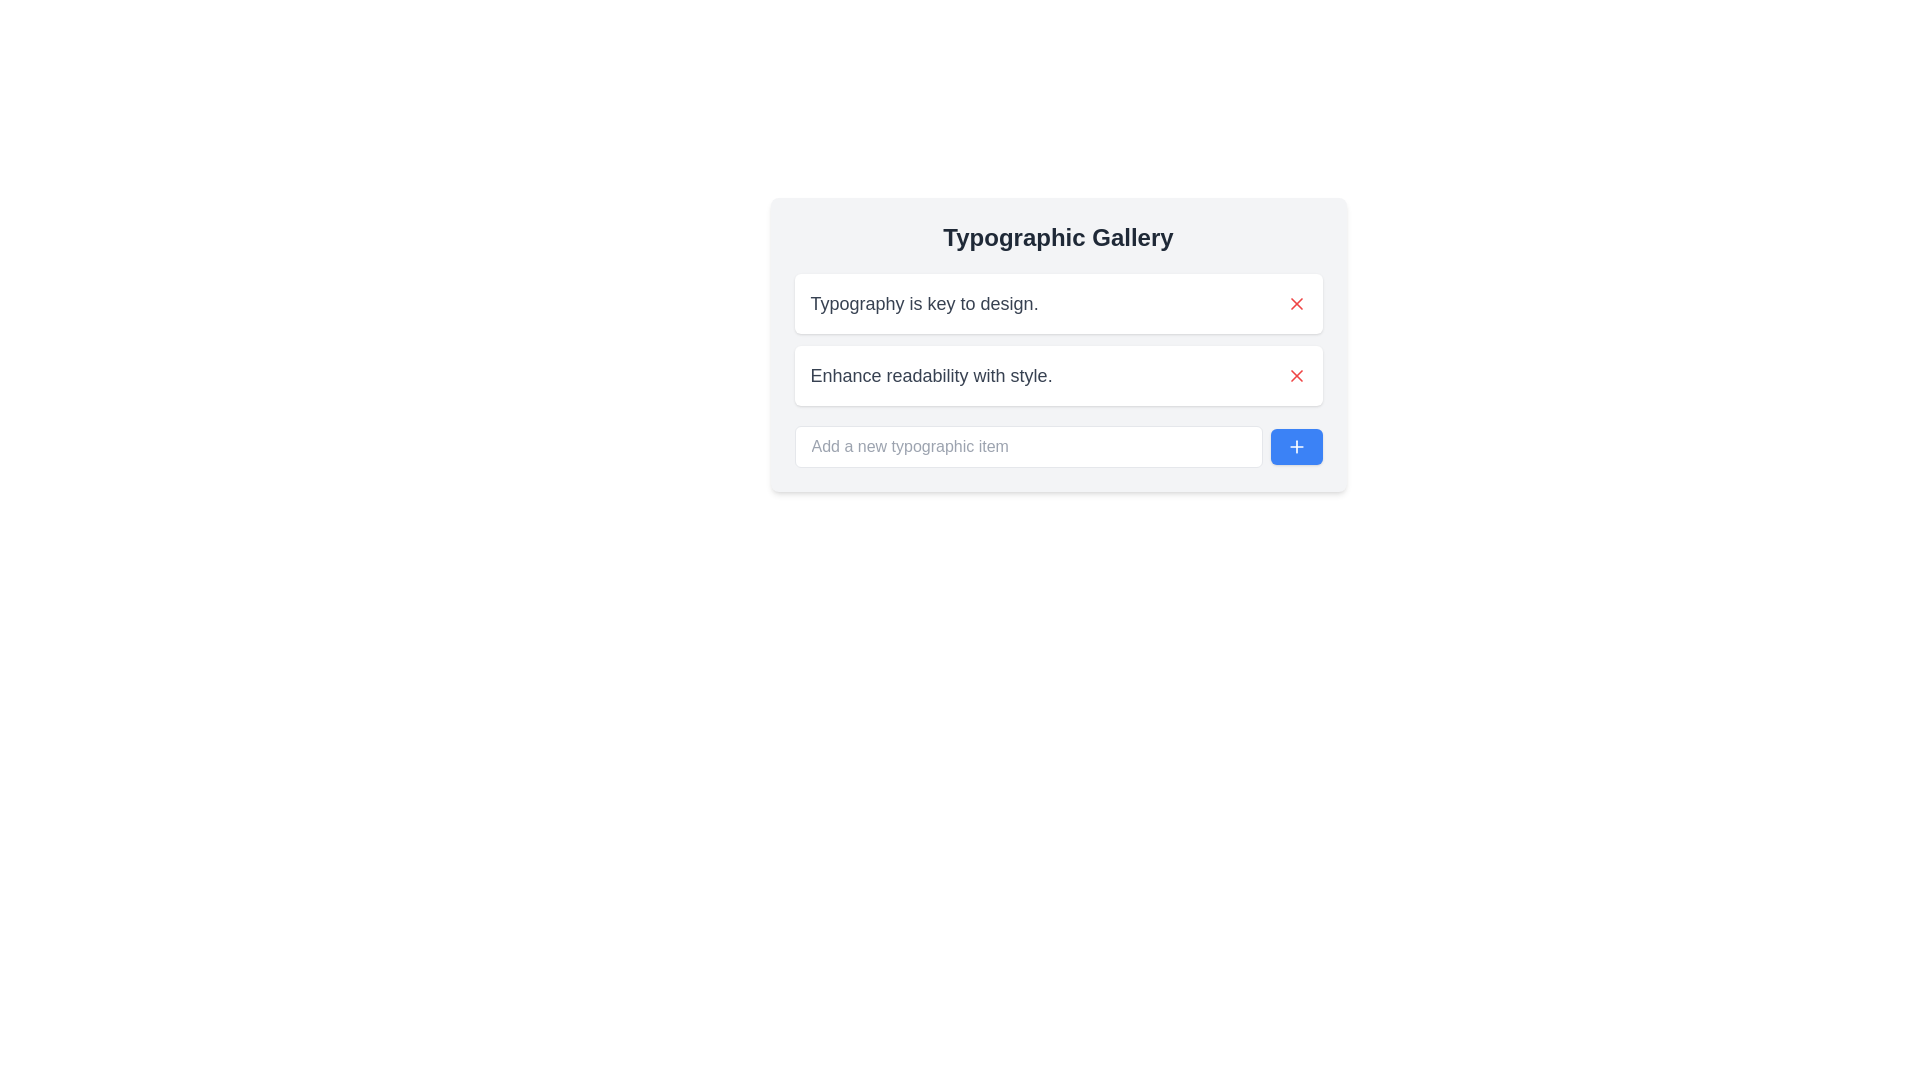 This screenshot has width=1920, height=1080. I want to click on the 'plus' icon located at the bottom-right corner of the 'Typographic Gallery' card, so click(1296, 446).